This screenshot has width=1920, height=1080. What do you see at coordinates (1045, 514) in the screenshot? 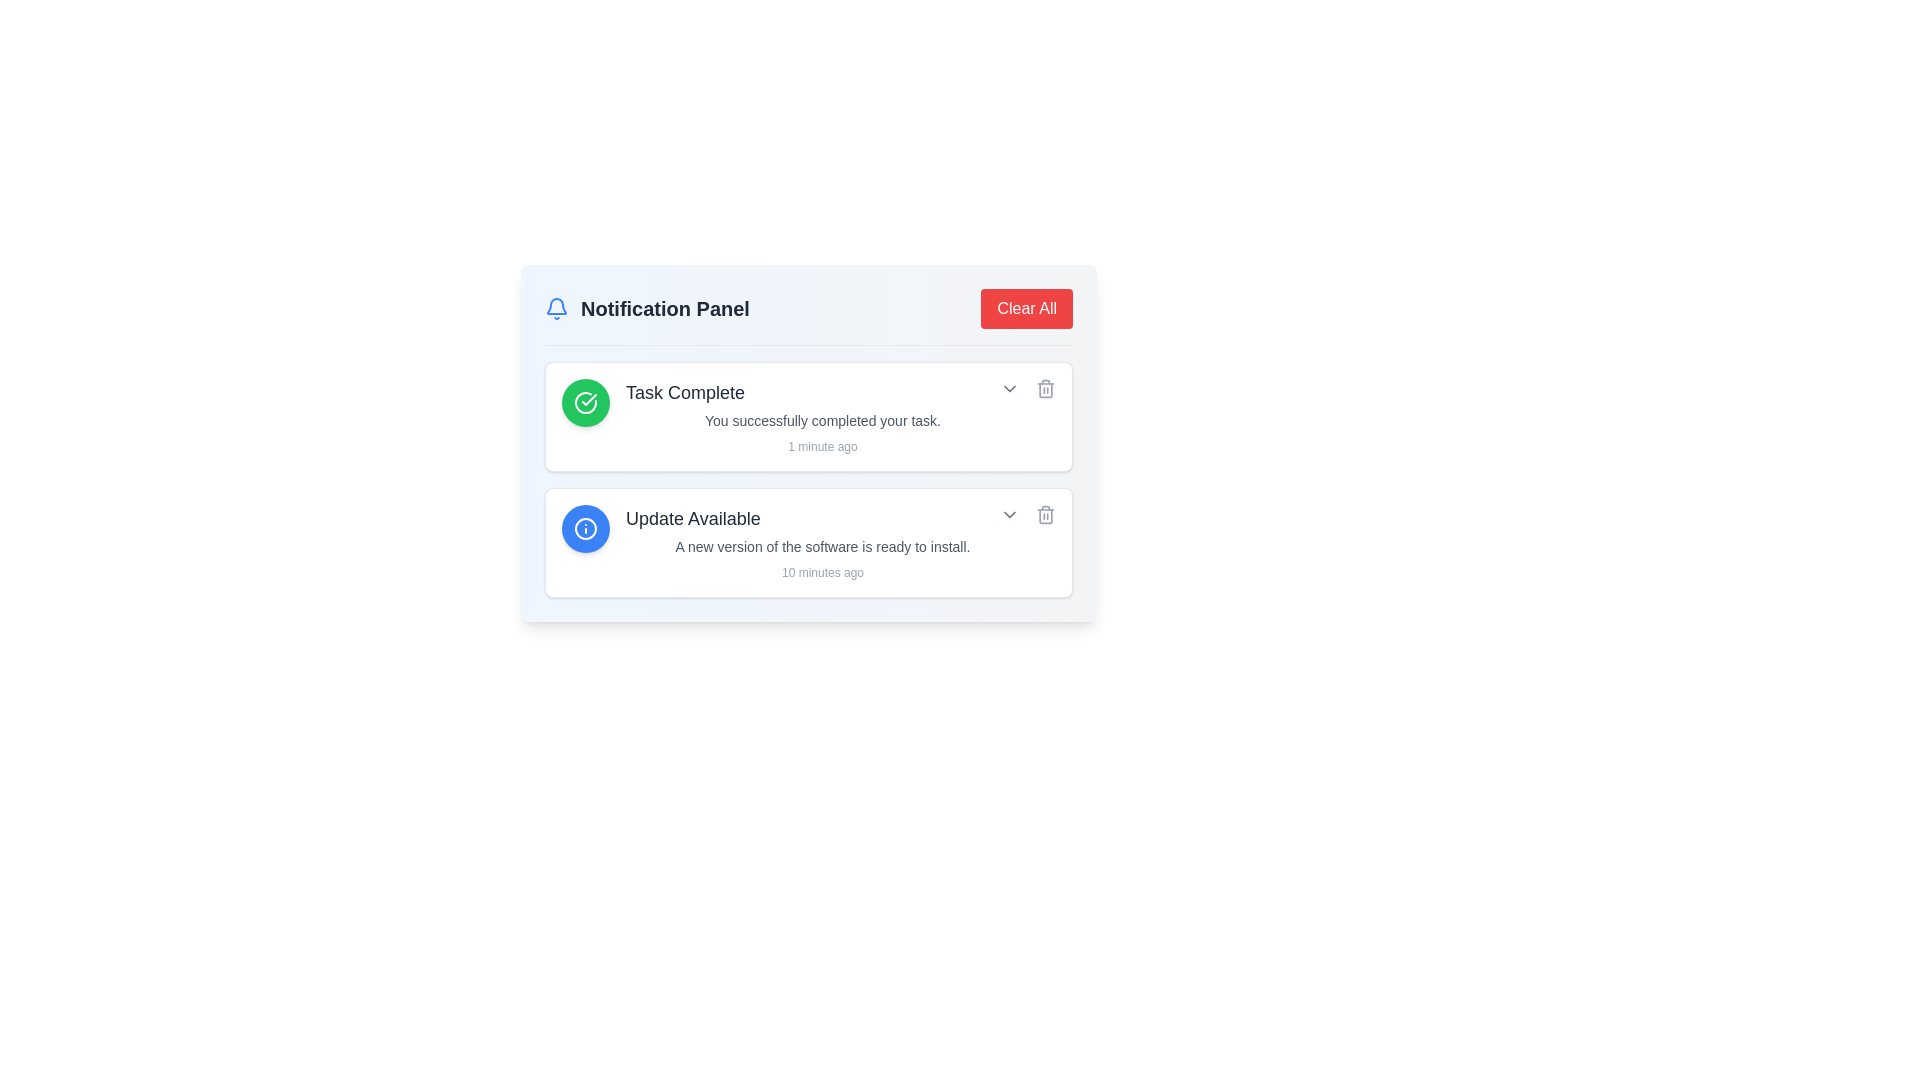
I see `the trash icon button in the notification panel for the 'Update Available' notification to change its color from gray to red` at bounding box center [1045, 514].